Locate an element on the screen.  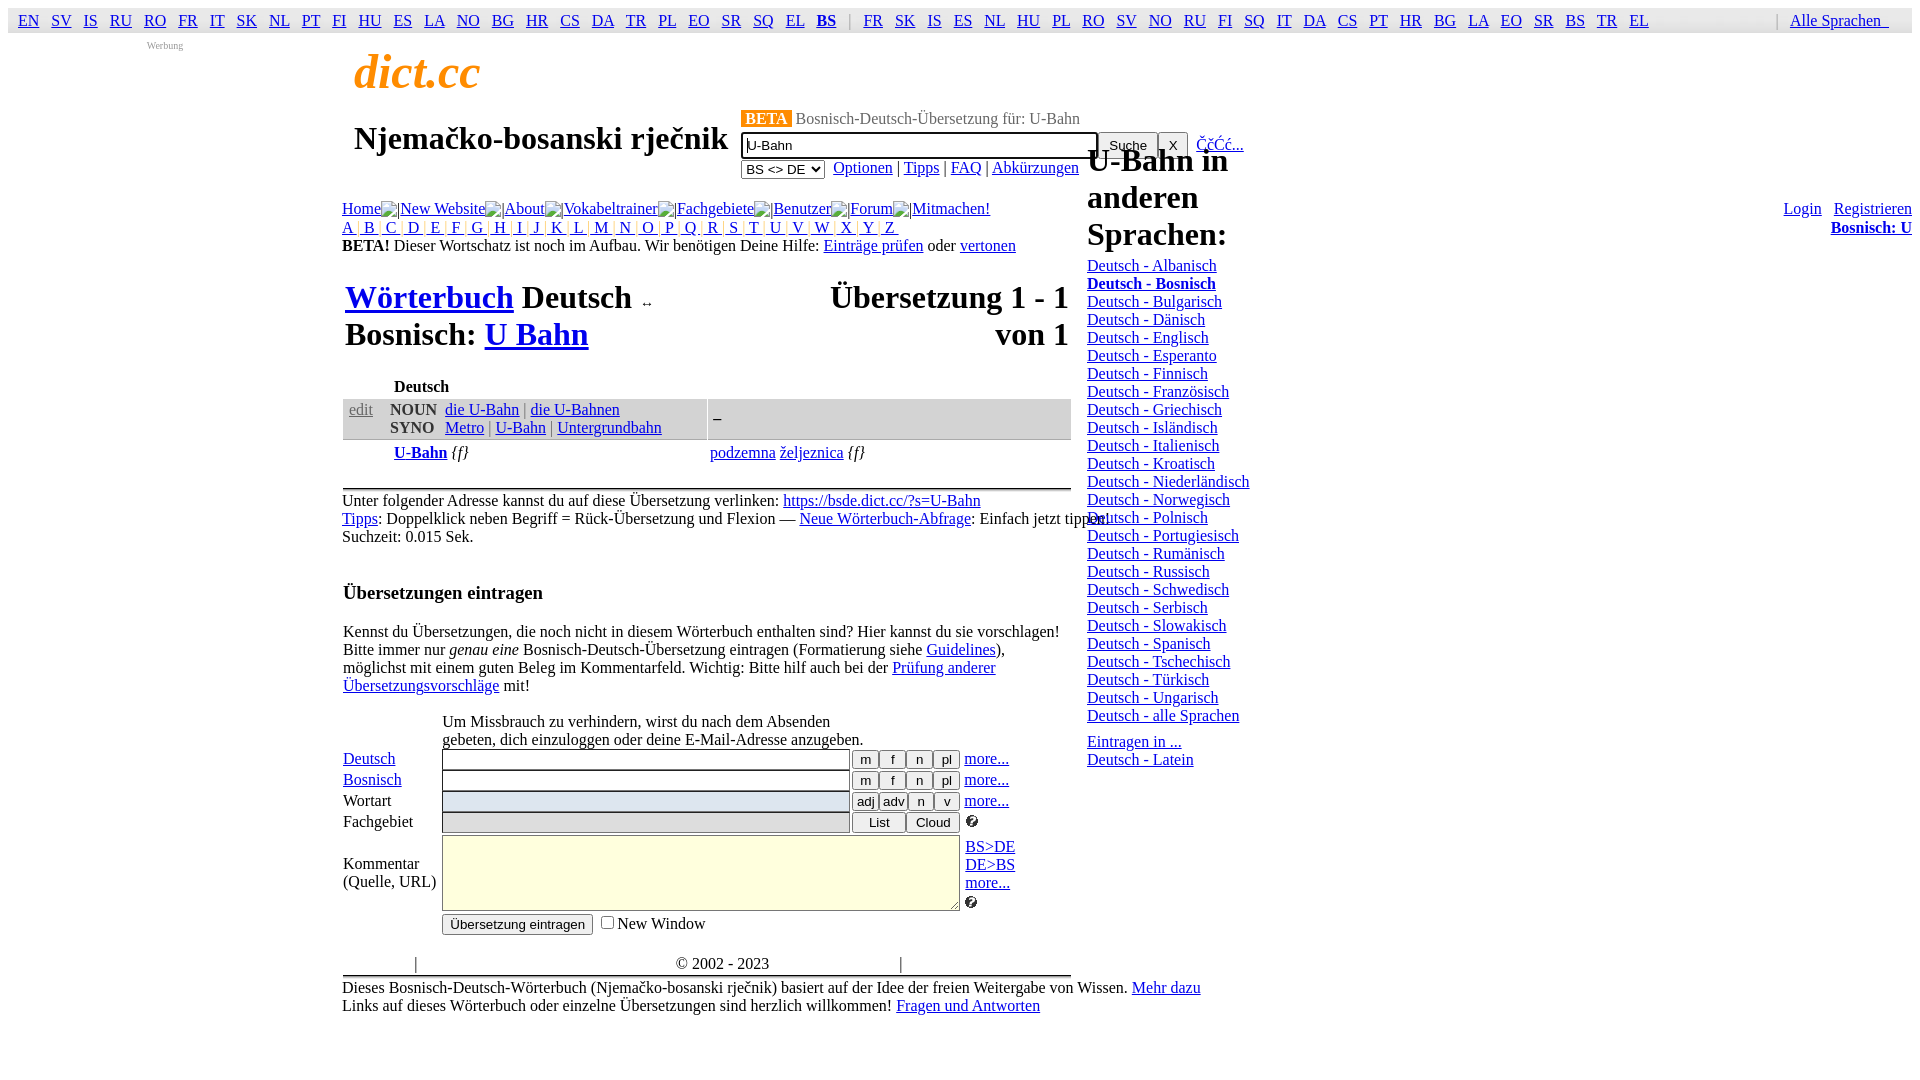
'Deutsch - Portugiesisch' is located at coordinates (1085, 534).